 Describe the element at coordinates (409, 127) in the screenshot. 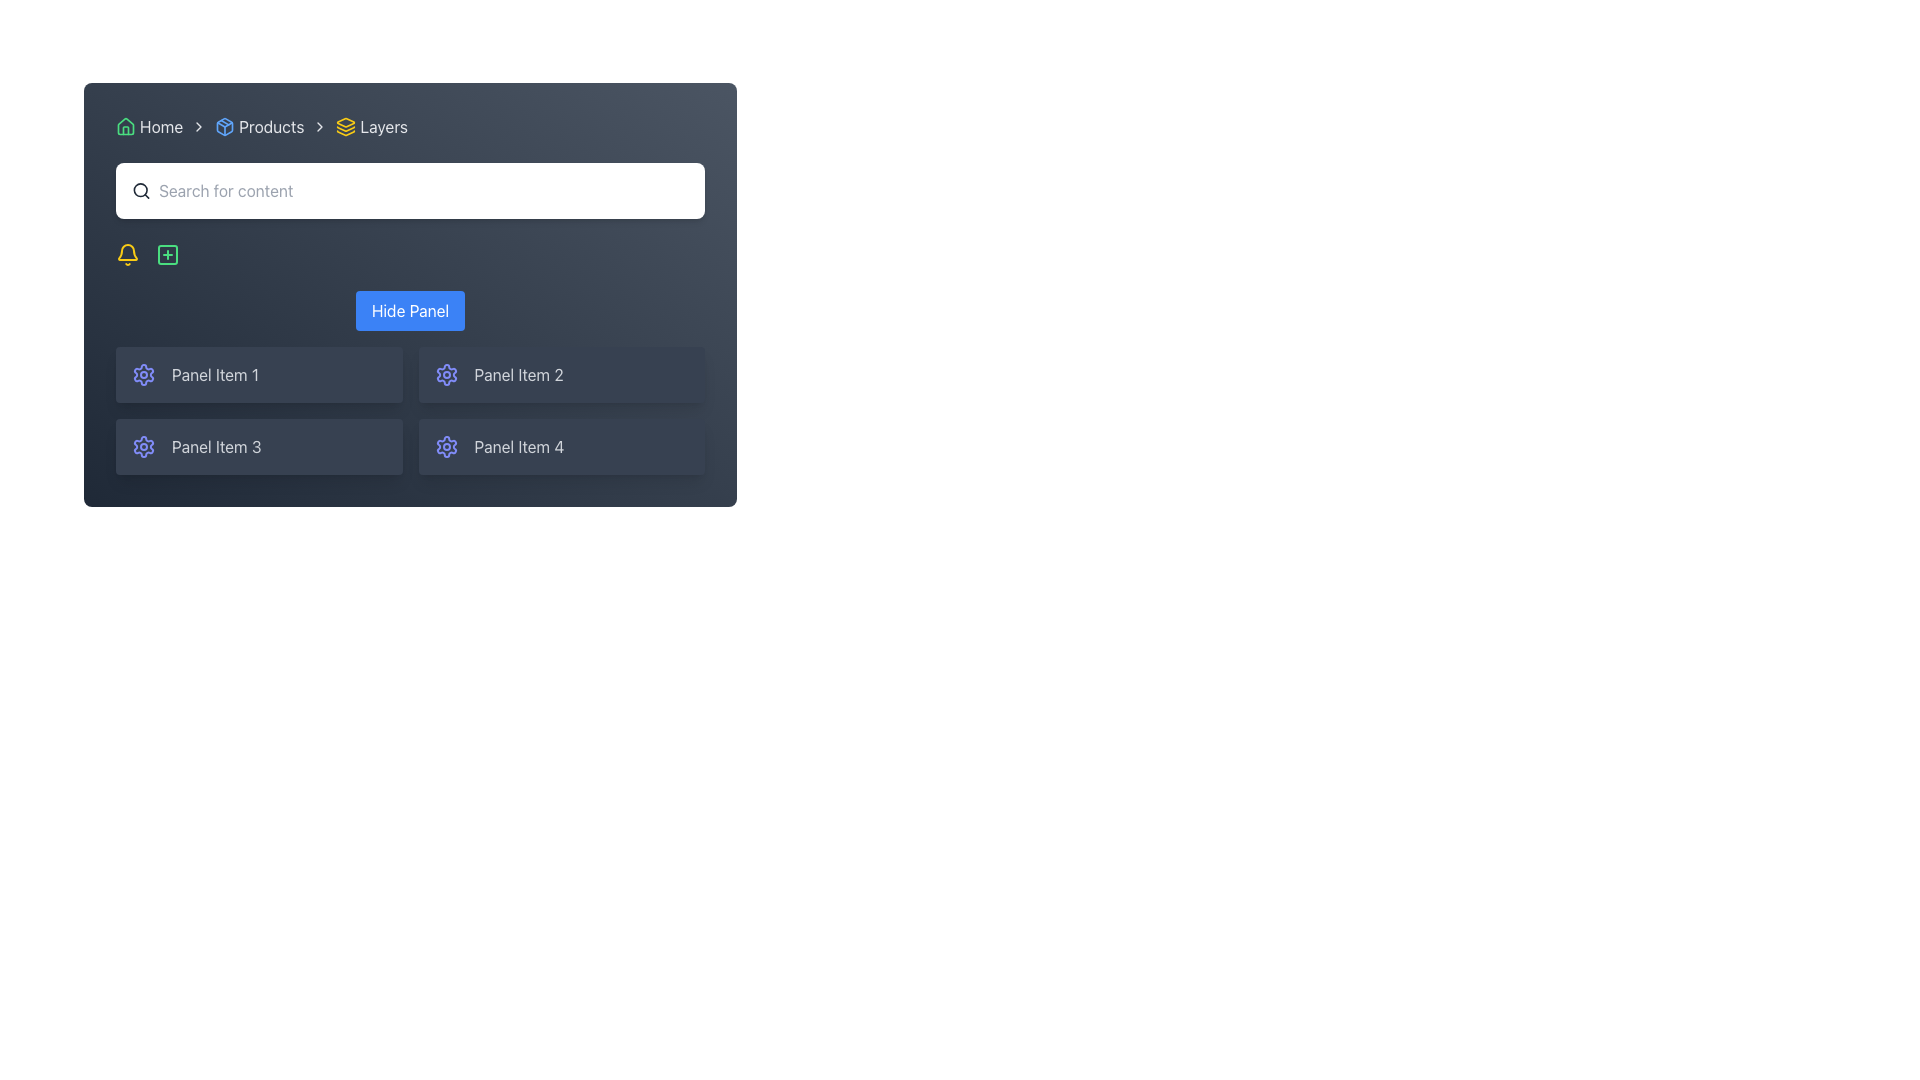

I see `the Breadcrumb navigation element containing the items 'Home', 'Products', and 'Layers'` at that location.